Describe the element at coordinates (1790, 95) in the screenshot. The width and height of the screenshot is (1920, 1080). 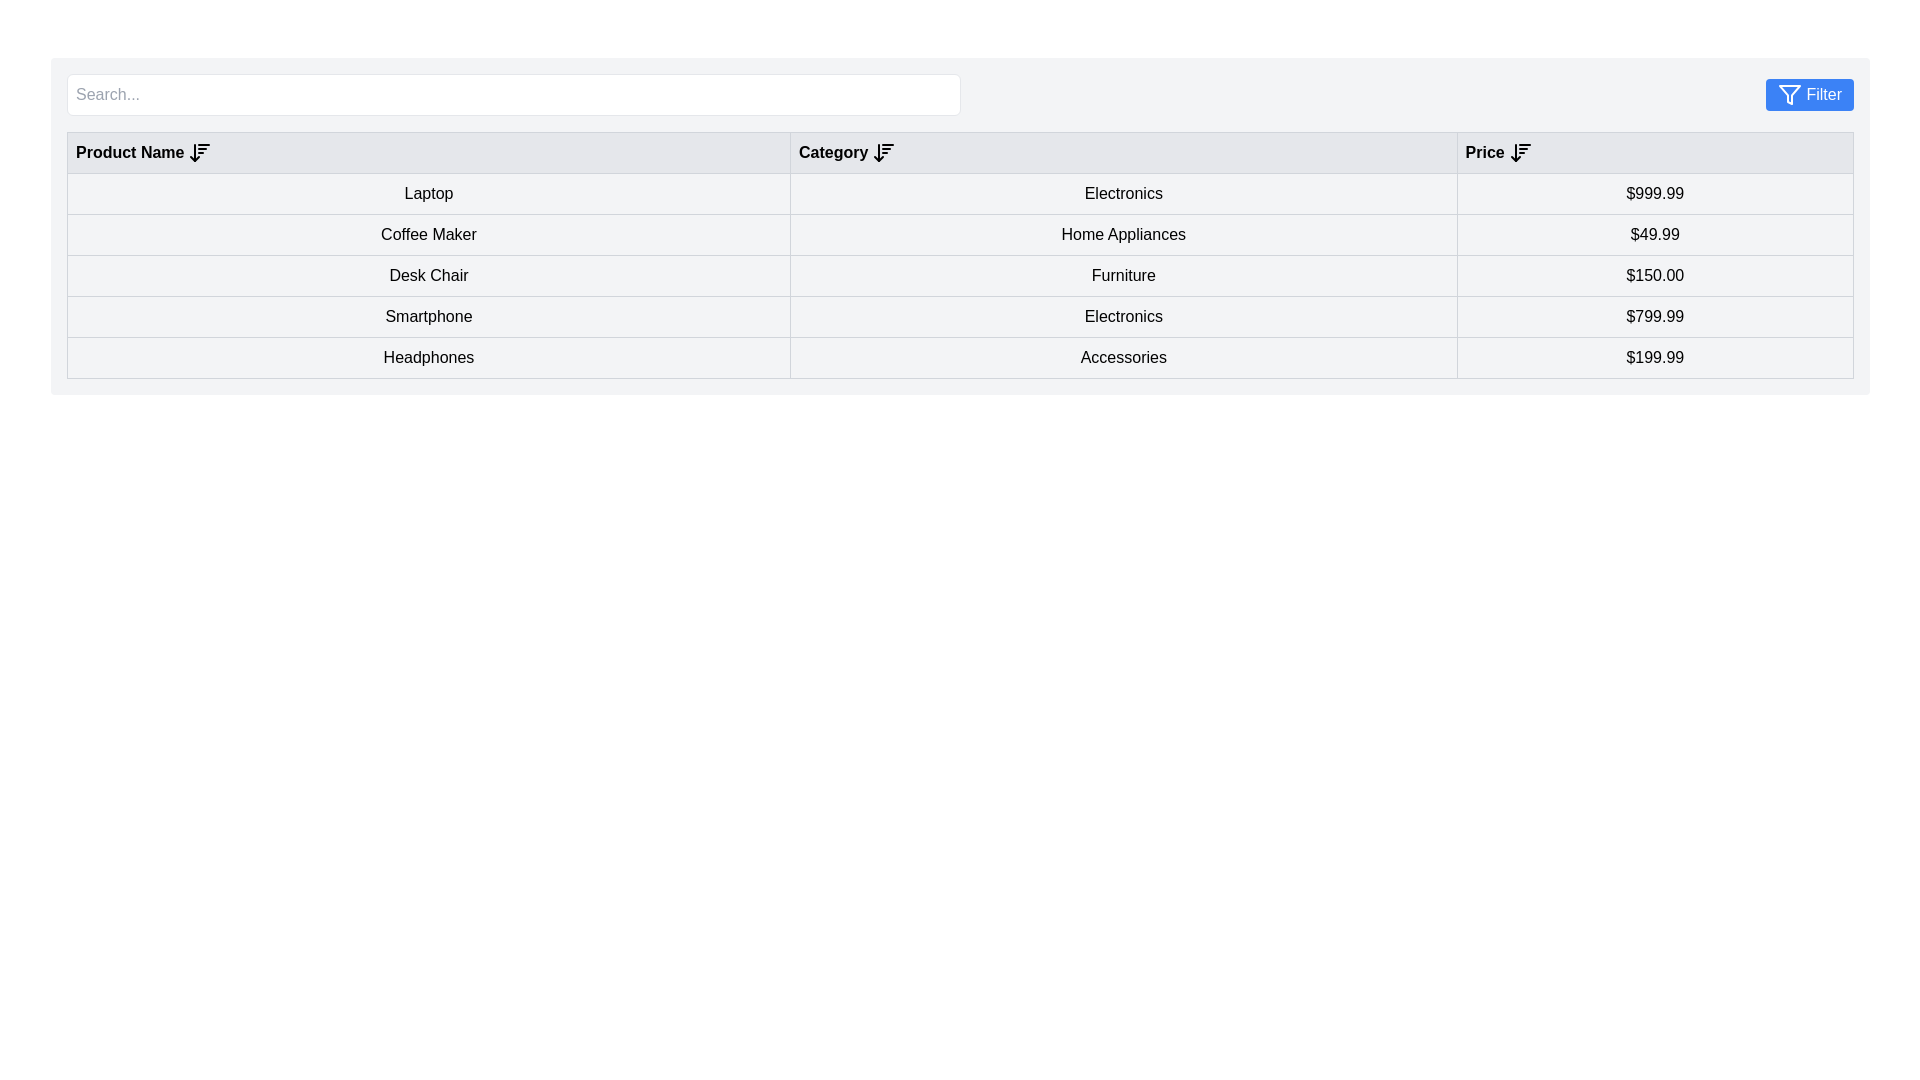
I see `the small triangular icon indicating a filtering action, located in the top-right corner of the interface` at that location.